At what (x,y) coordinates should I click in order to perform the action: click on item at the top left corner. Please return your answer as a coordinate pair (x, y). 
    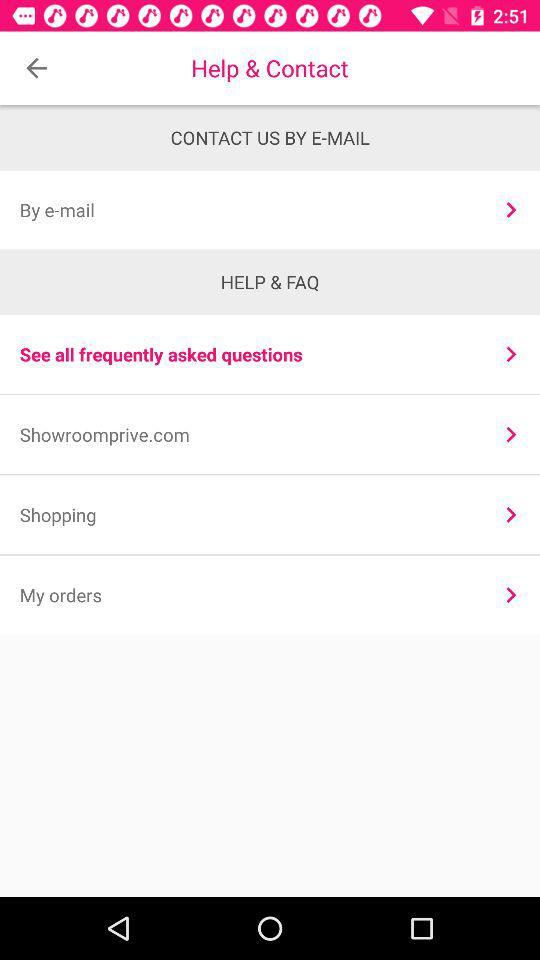
    Looking at the image, I should click on (36, 68).